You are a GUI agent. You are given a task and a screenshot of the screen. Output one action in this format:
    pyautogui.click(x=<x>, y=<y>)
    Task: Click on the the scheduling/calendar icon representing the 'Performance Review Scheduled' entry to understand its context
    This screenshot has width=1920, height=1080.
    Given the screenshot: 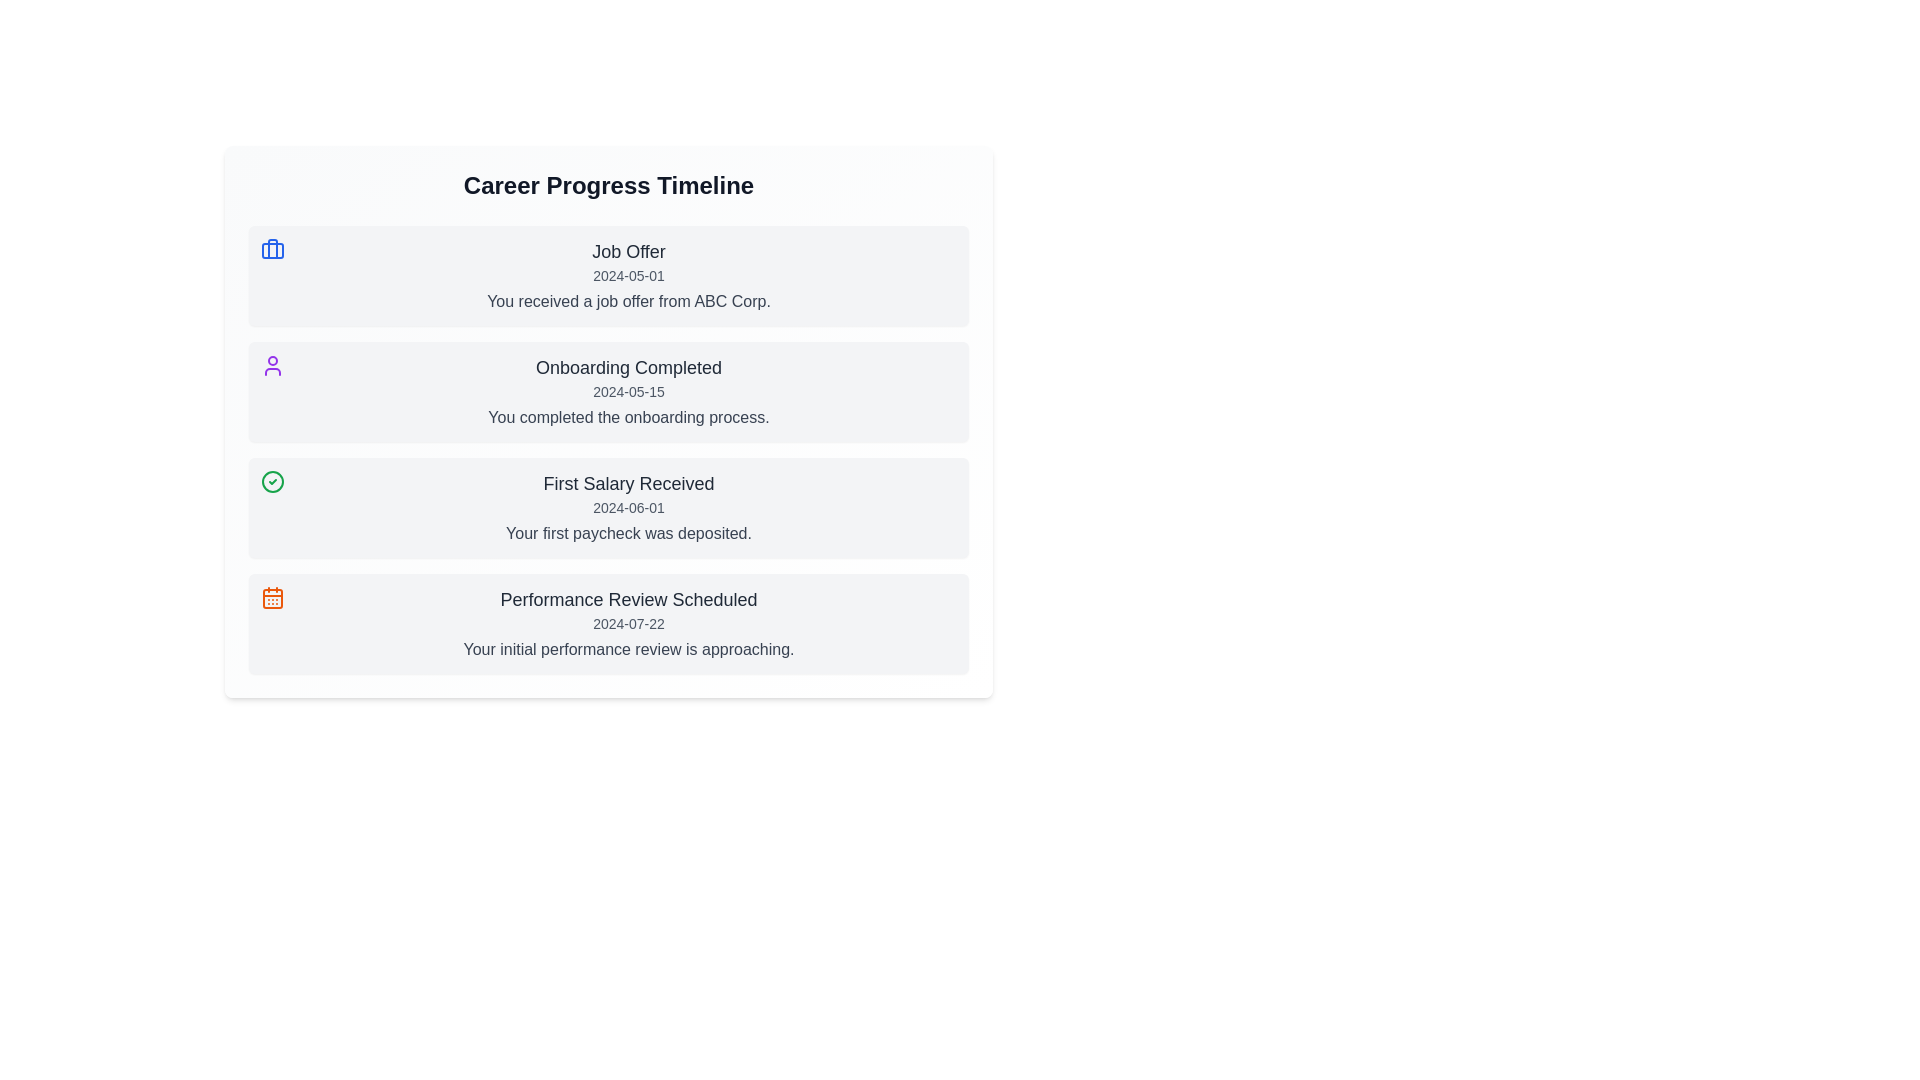 What is the action you would take?
    pyautogui.click(x=272, y=596)
    